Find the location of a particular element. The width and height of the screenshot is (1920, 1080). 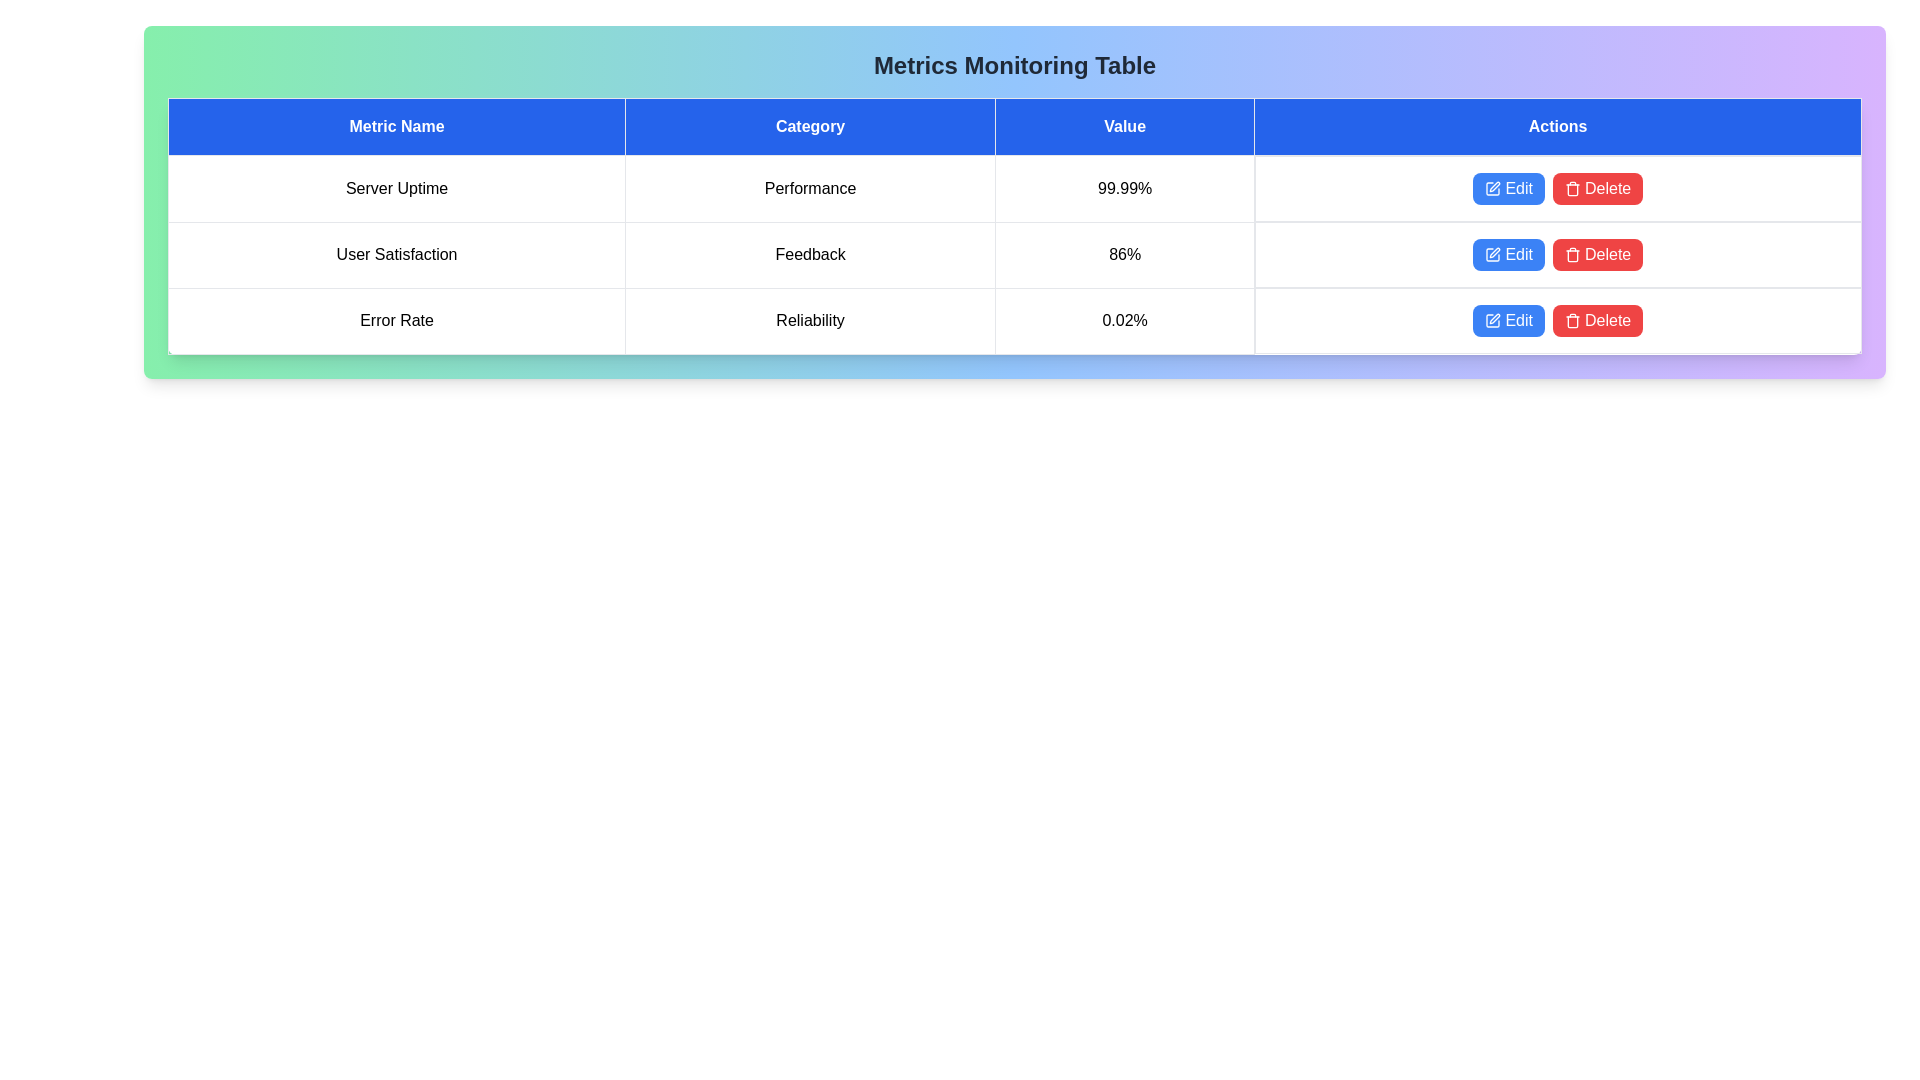

the table header Metric Name to sort or interact with it is located at coordinates (397, 127).